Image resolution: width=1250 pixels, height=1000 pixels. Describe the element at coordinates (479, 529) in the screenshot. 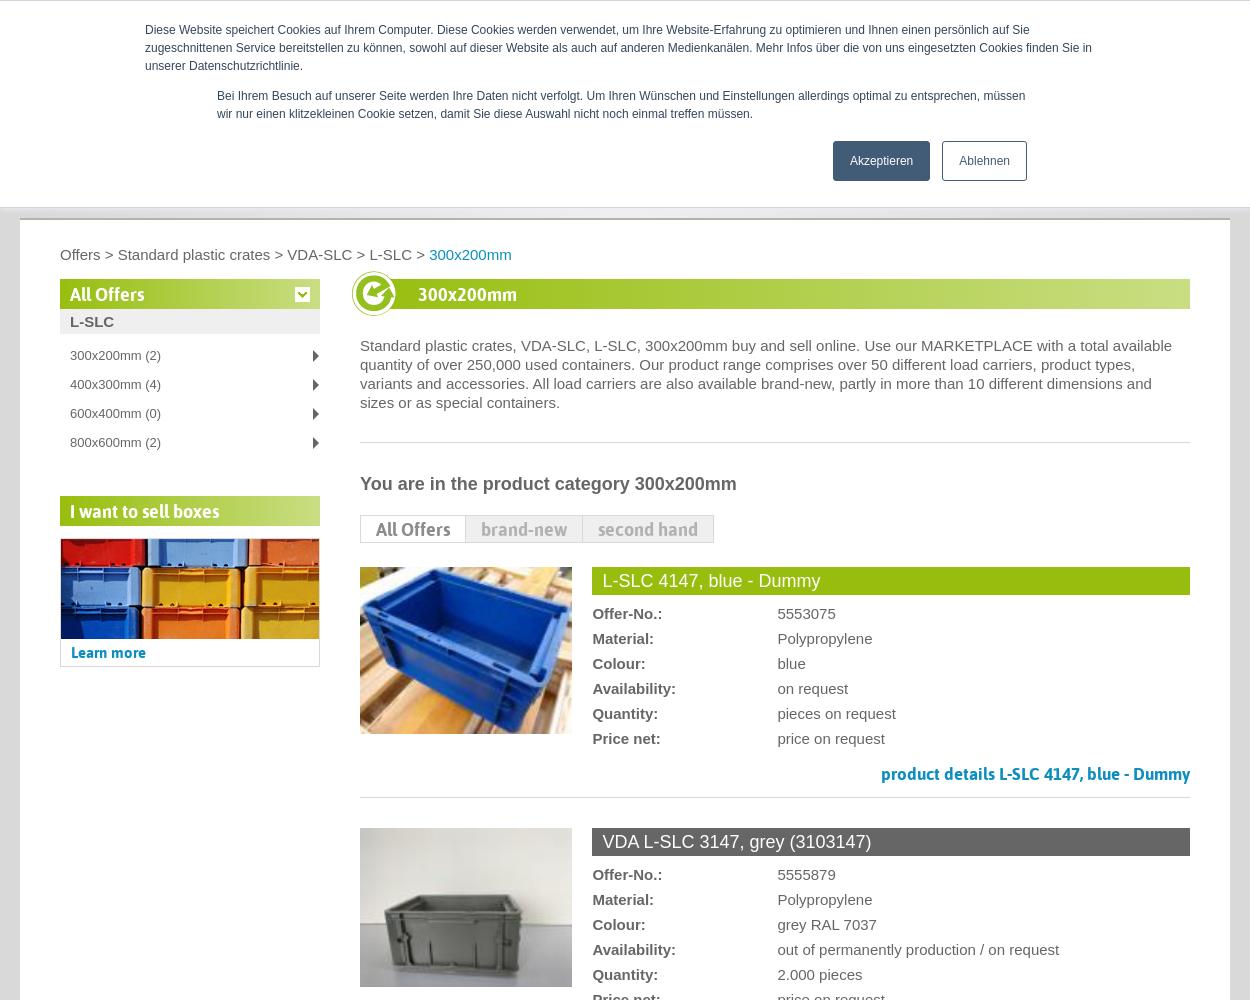

I see `'brand-new'` at that location.